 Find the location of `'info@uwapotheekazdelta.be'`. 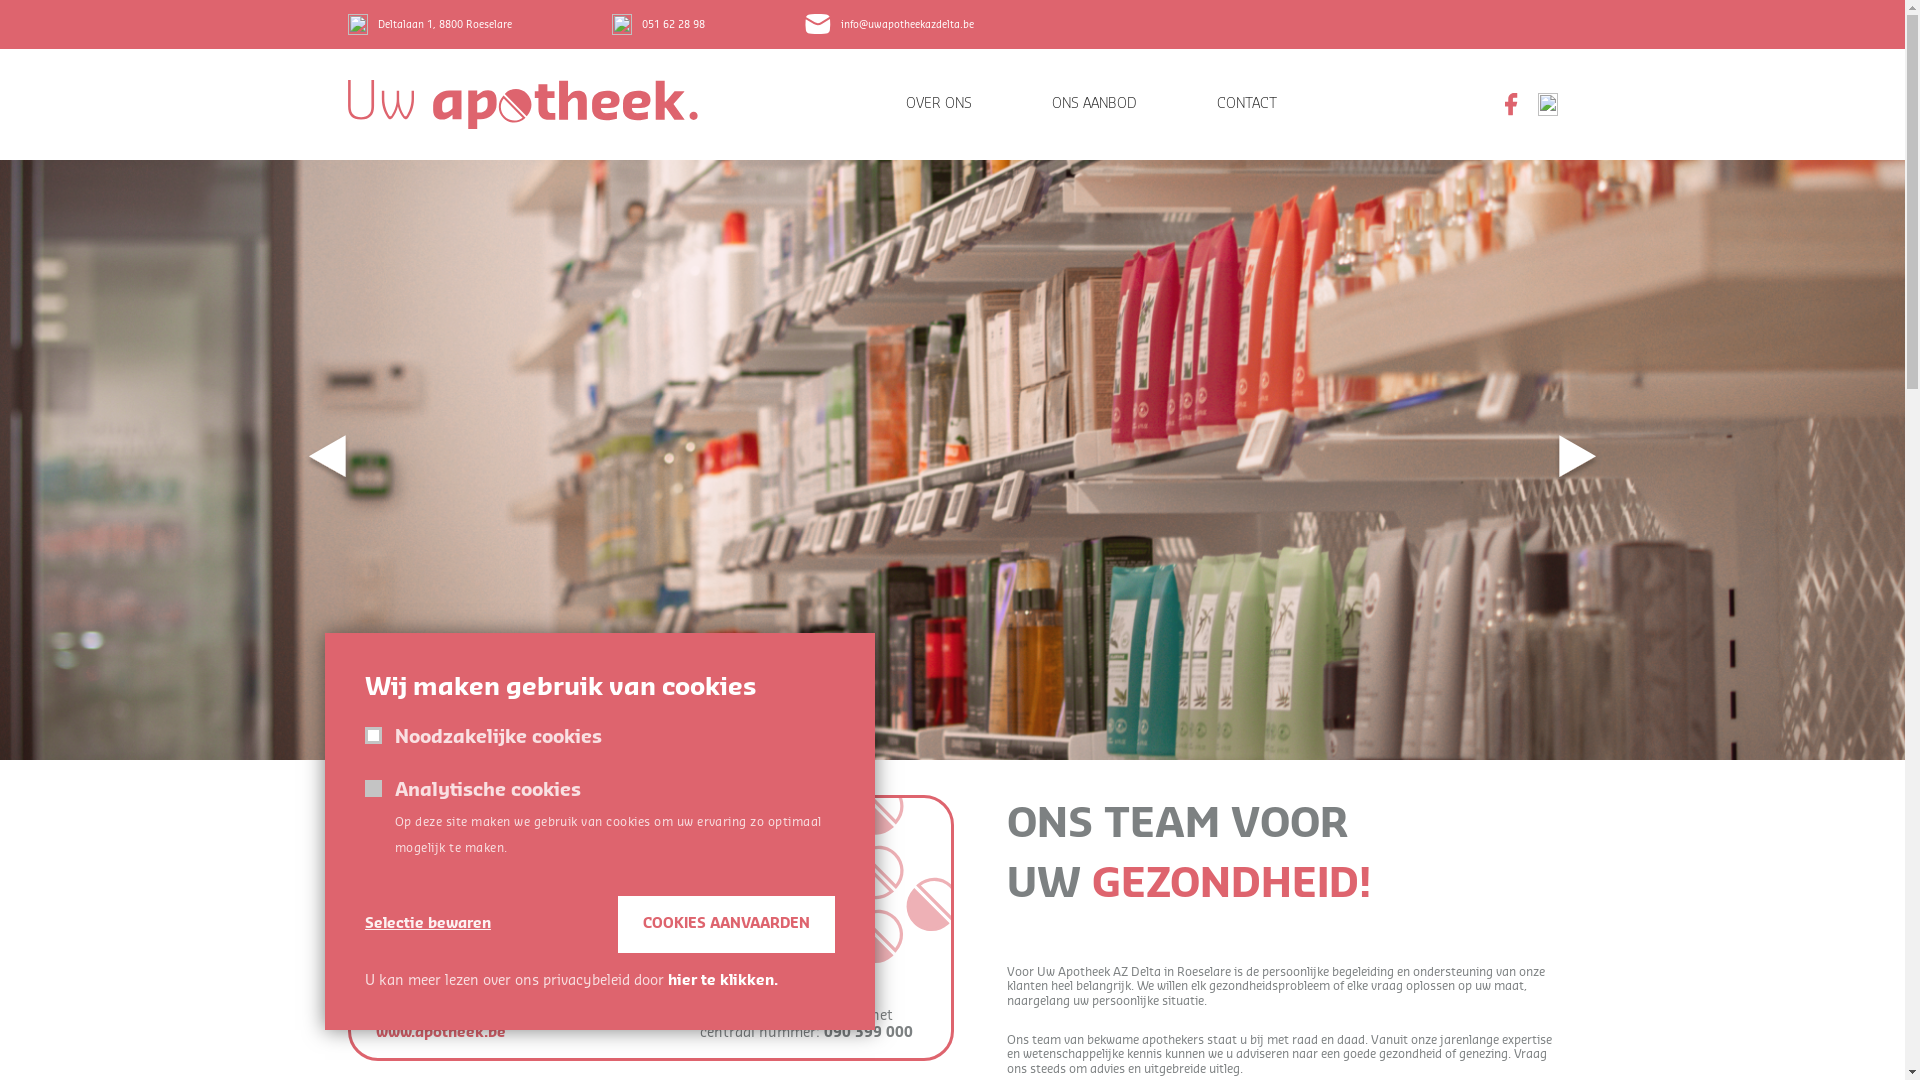

'info@uwapotheekazdelta.be' is located at coordinates (887, 24).